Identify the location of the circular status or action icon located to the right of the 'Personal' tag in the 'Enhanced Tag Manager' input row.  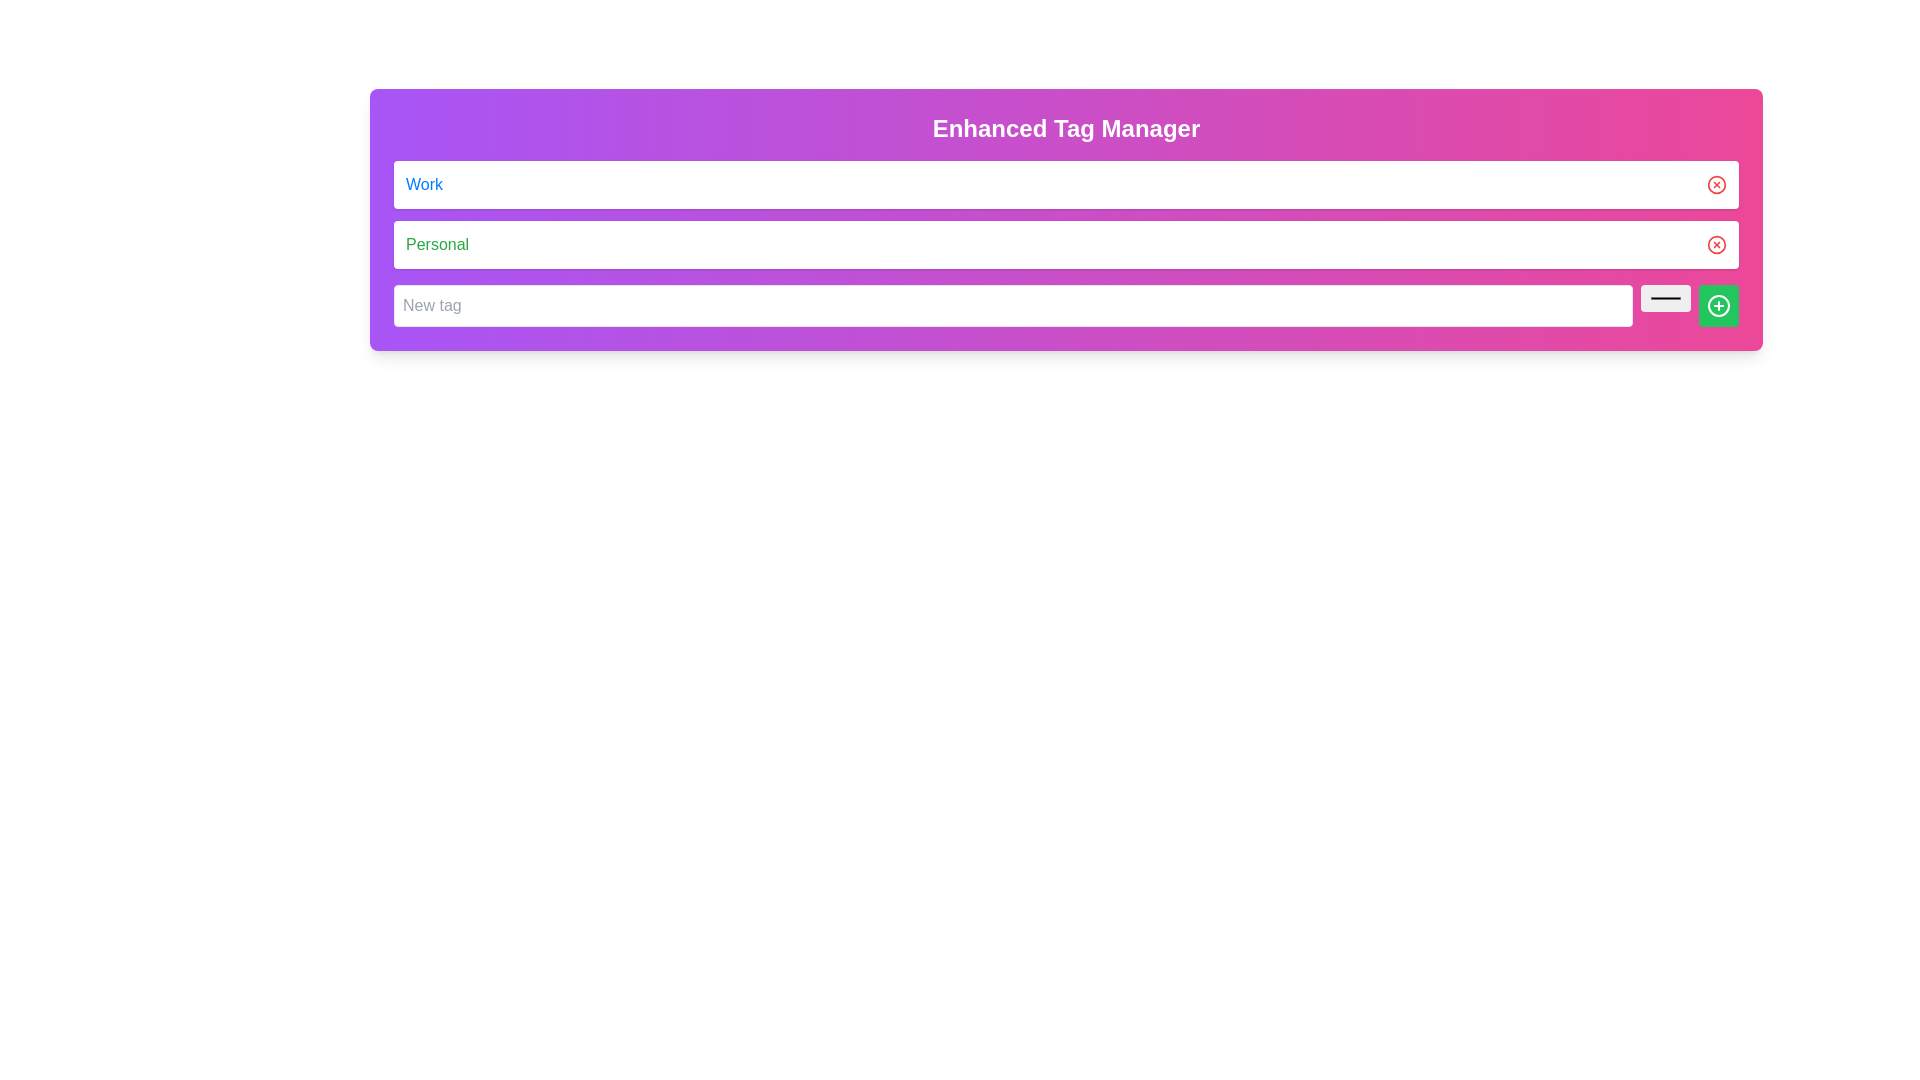
(1716, 244).